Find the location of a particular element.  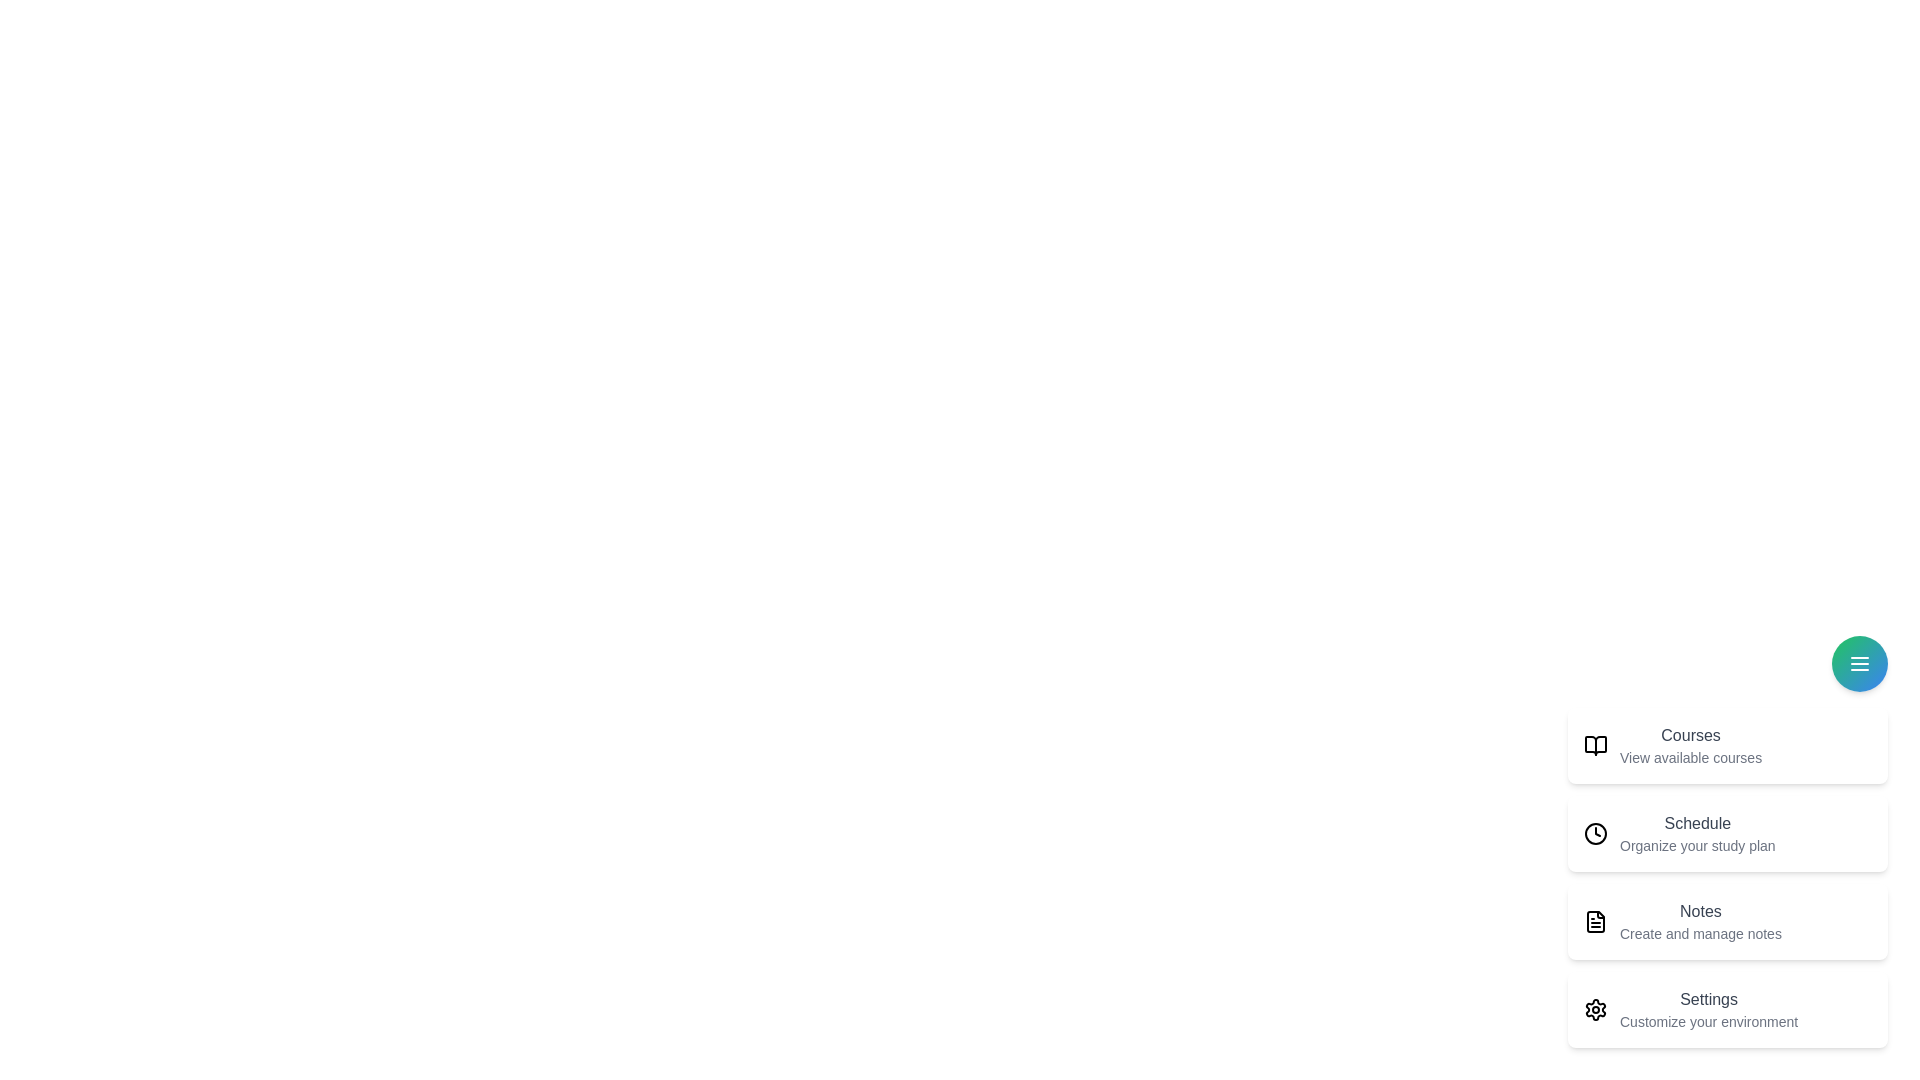

the menu item Schedule in the speed dial is located at coordinates (1727, 833).